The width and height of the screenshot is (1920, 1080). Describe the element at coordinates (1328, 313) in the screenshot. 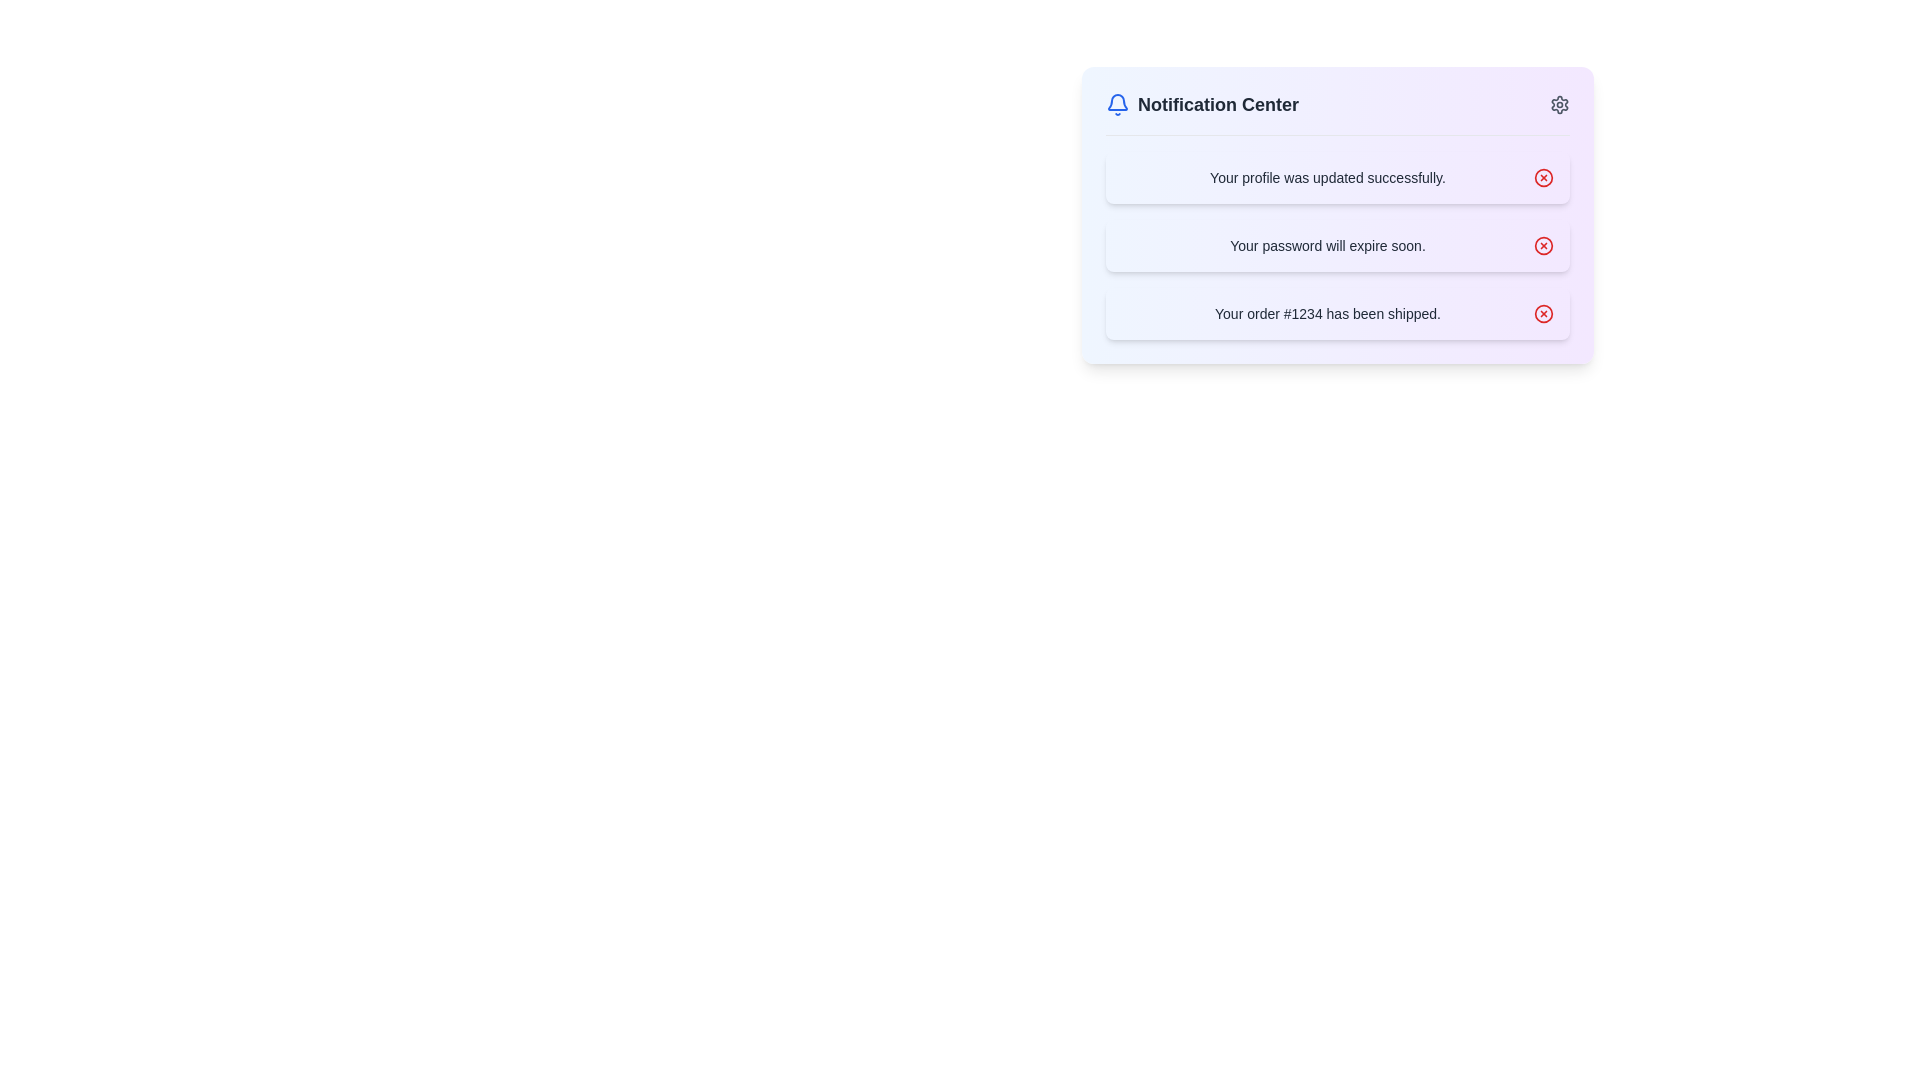

I see `shipping update message displayed in the third notification item of the Notification Center interface` at that location.